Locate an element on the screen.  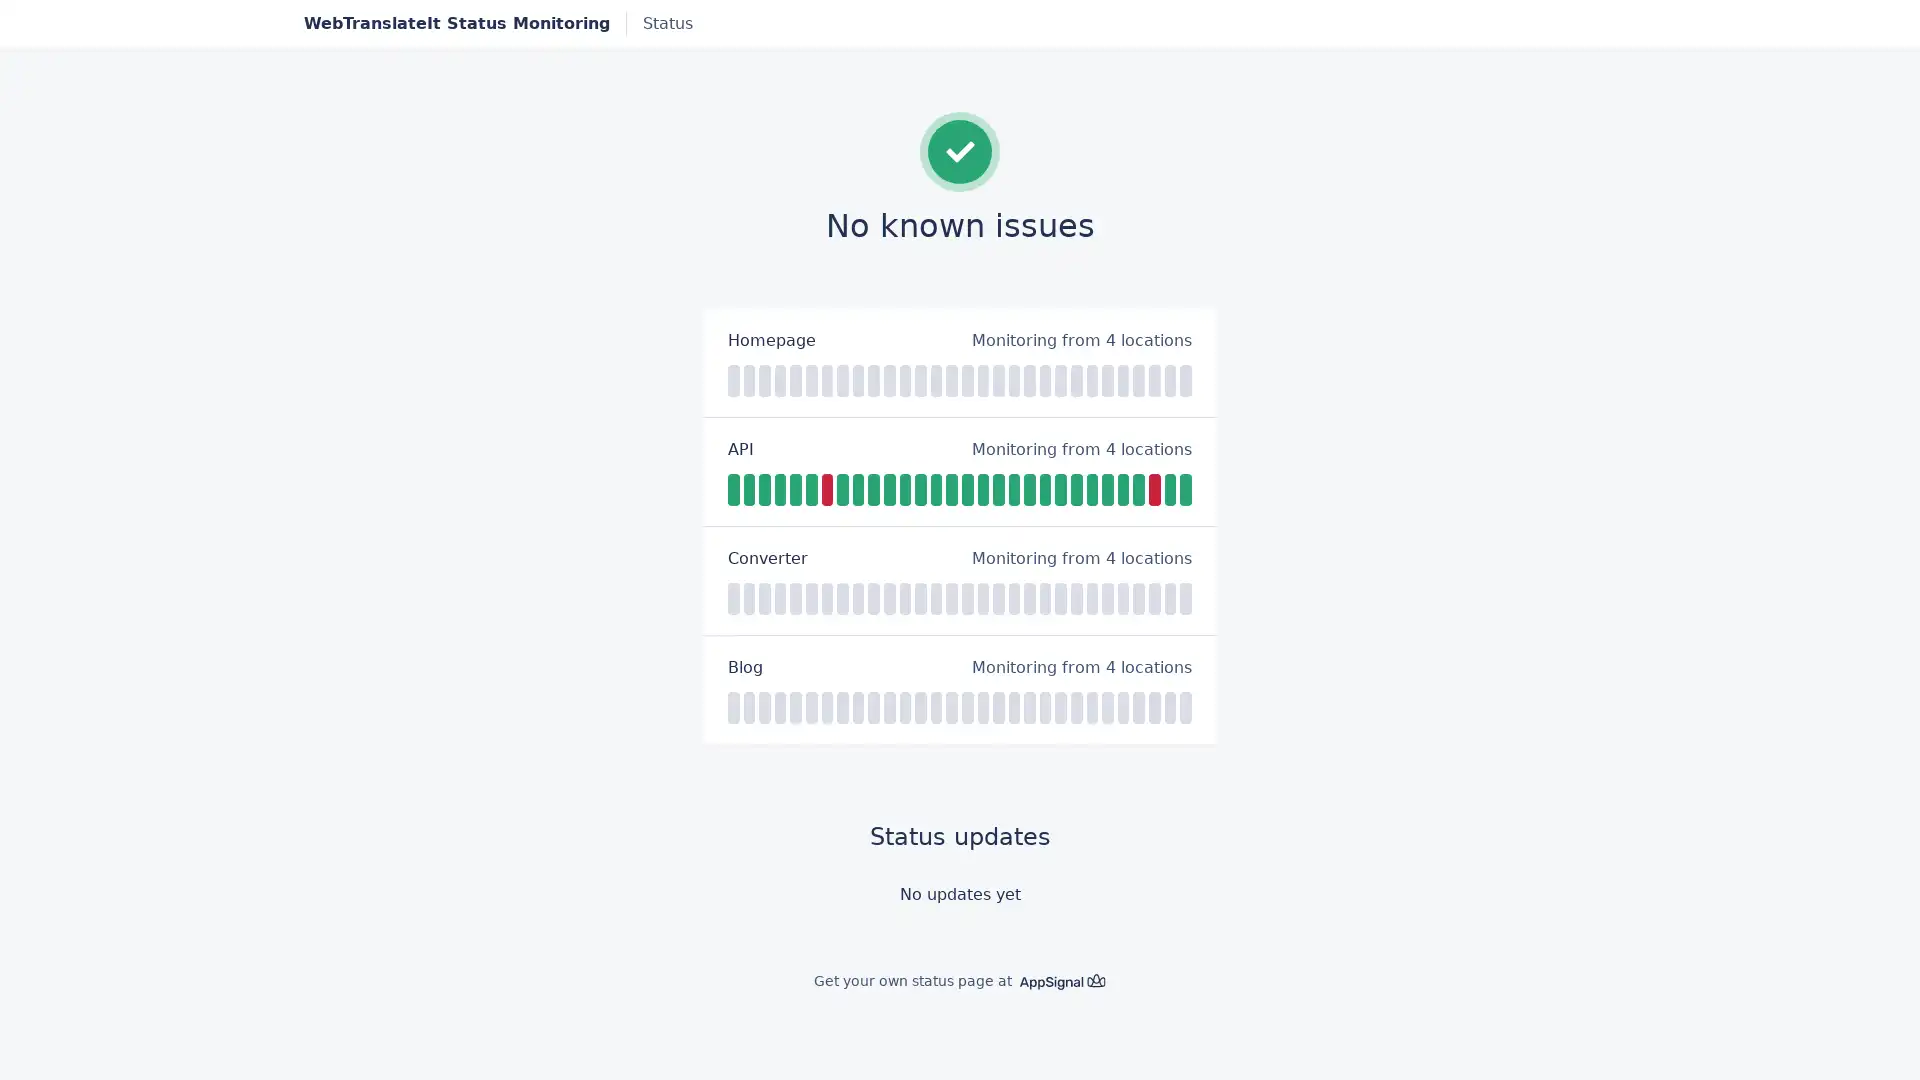
Blog is located at coordinates (744, 667).